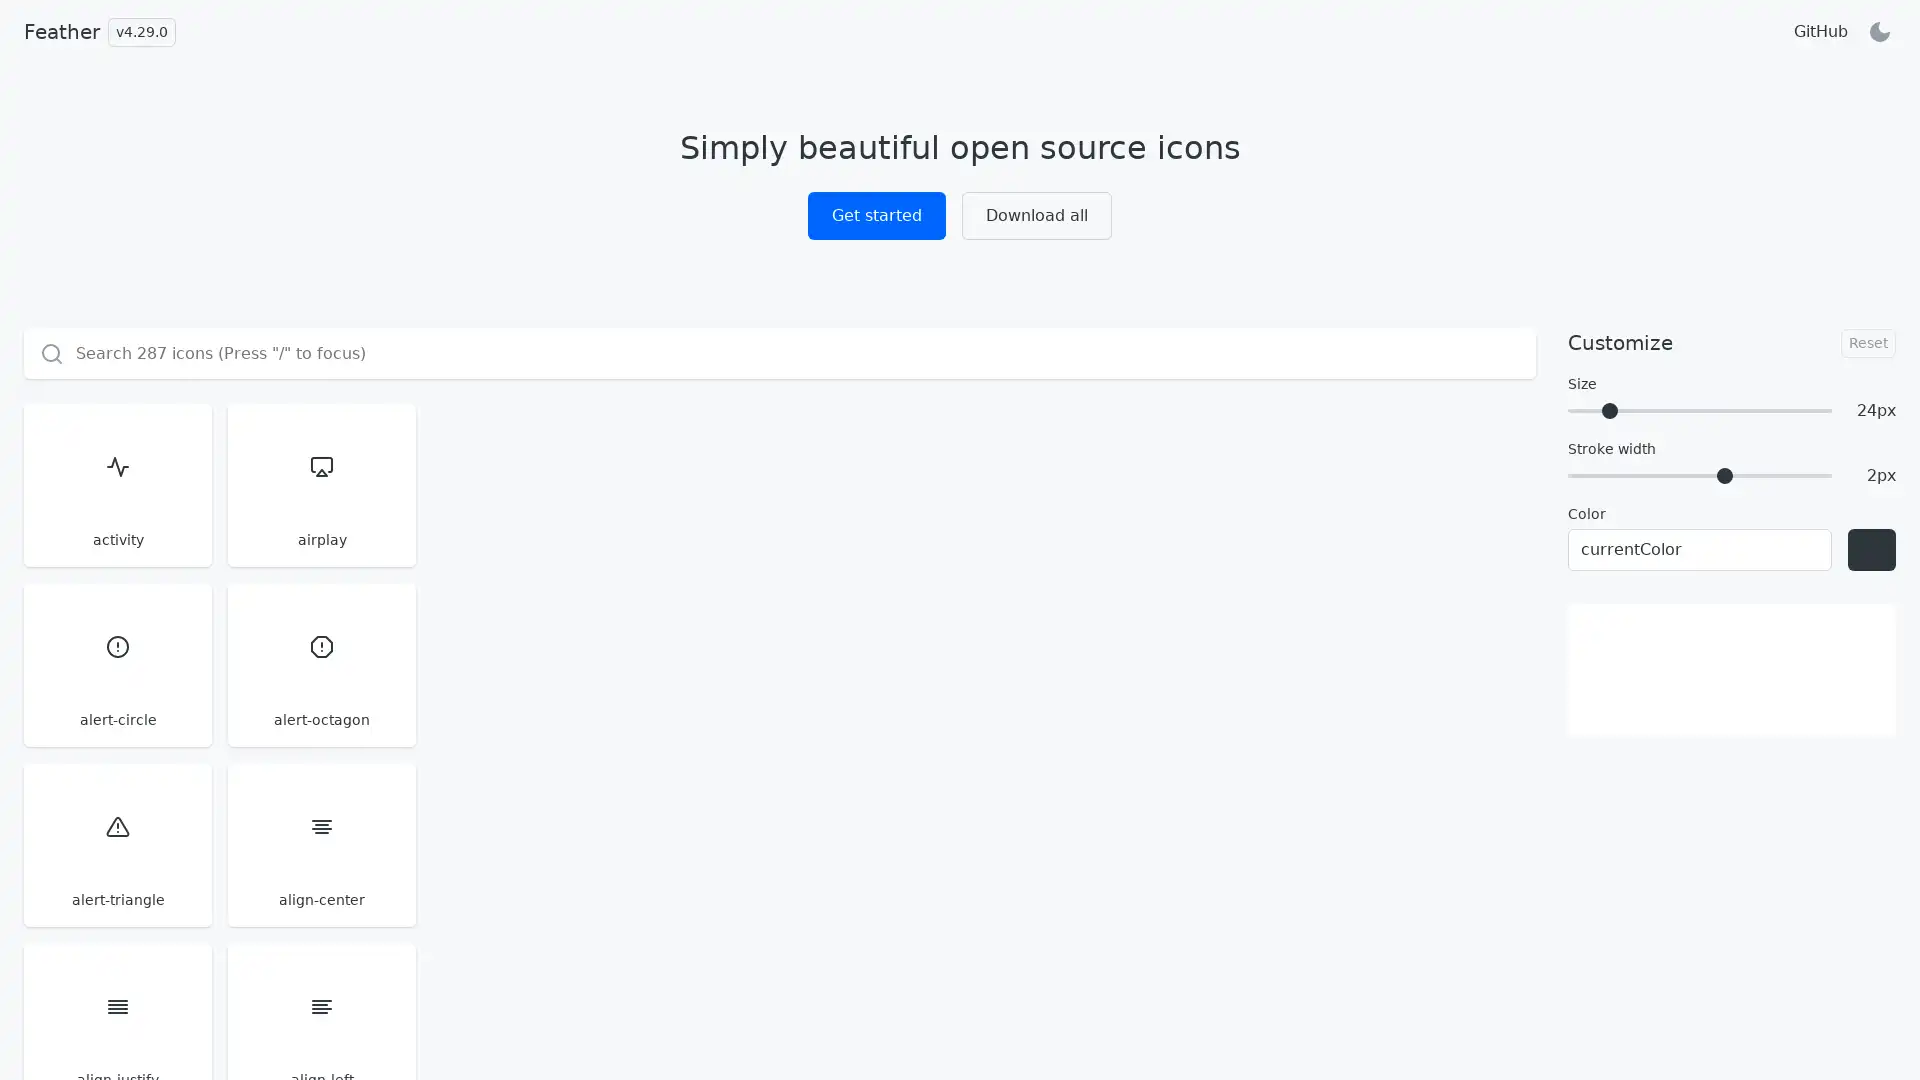  Describe the element at coordinates (608, 485) in the screenshot. I see `alert-octagon` at that location.